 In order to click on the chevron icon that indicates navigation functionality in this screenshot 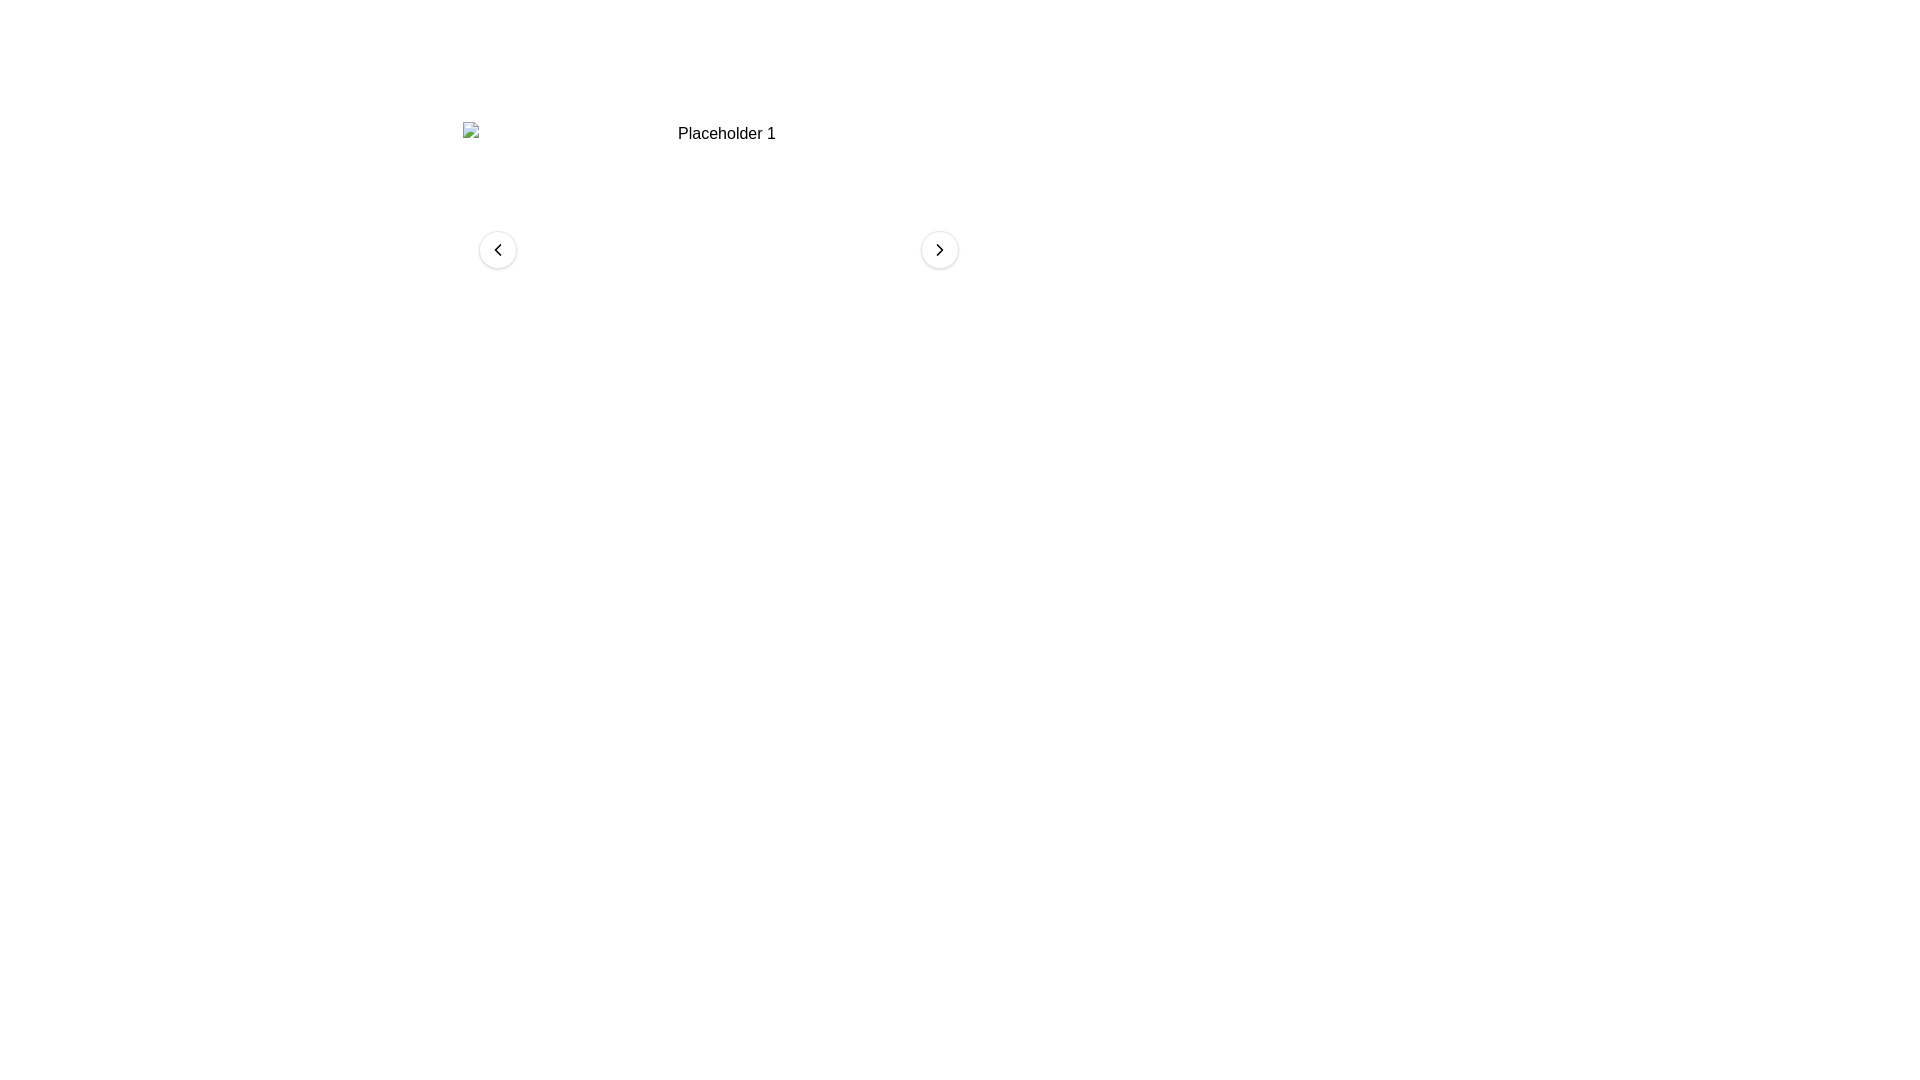, I will do `click(939, 249)`.